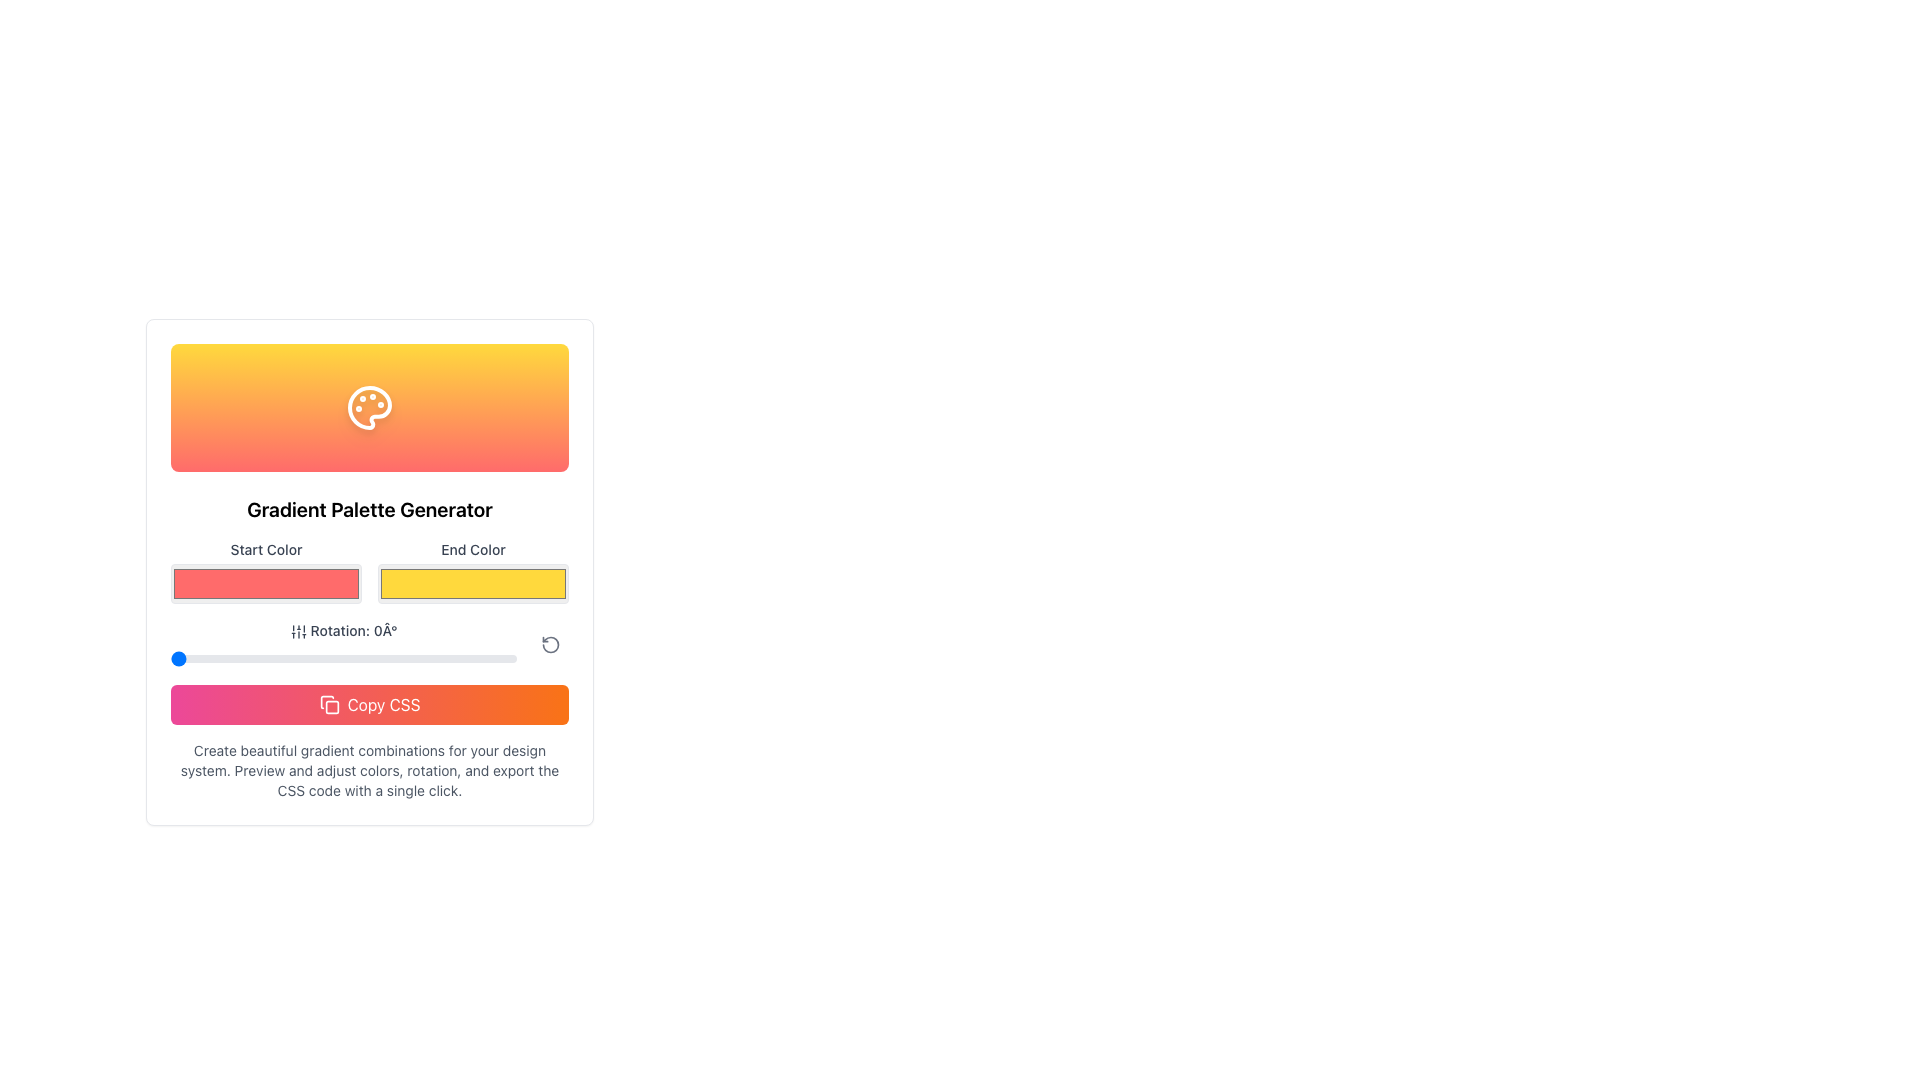 Image resolution: width=1920 pixels, height=1080 pixels. Describe the element at coordinates (551, 644) in the screenshot. I see `the reset button located on the right side of the layout, next to the rotation information text` at that location.